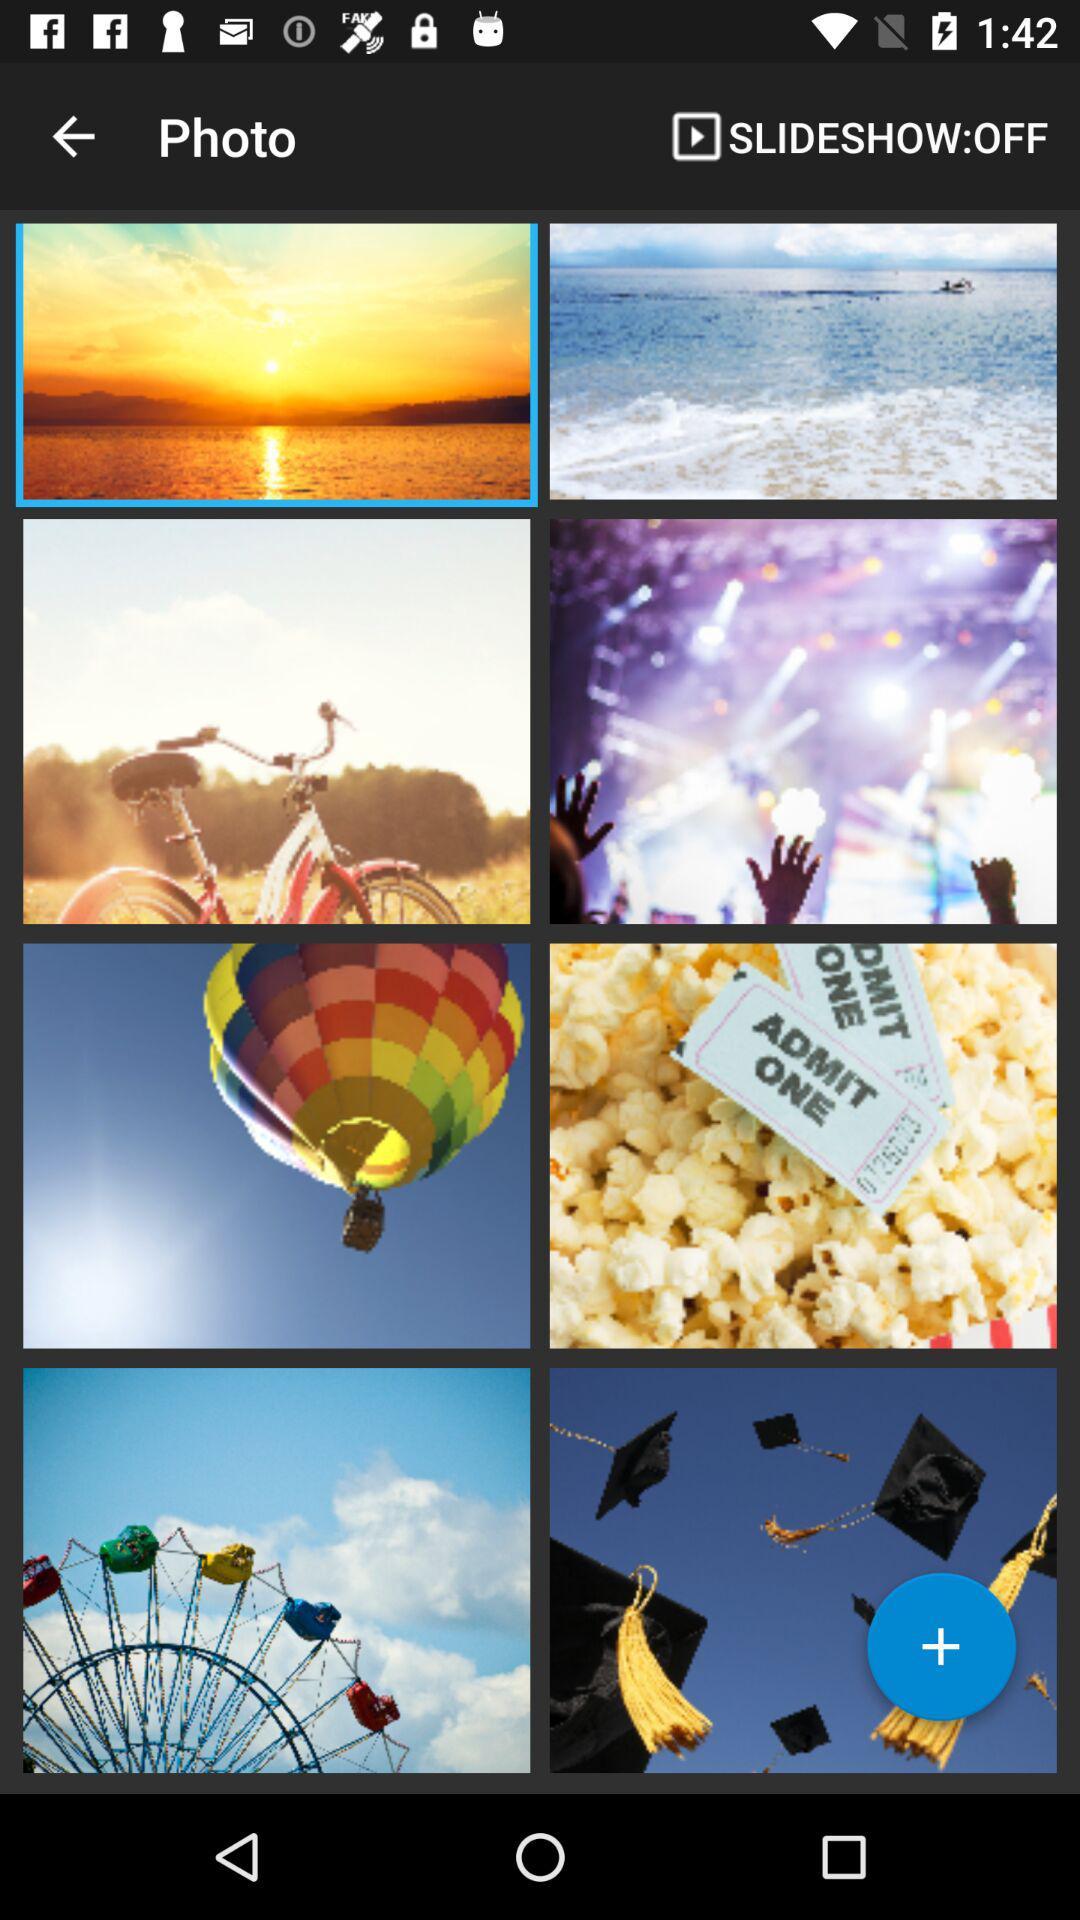 This screenshot has width=1080, height=1920. Describe the element at coordinates (802, 719) in the screenshot. I see `open image` at that location.